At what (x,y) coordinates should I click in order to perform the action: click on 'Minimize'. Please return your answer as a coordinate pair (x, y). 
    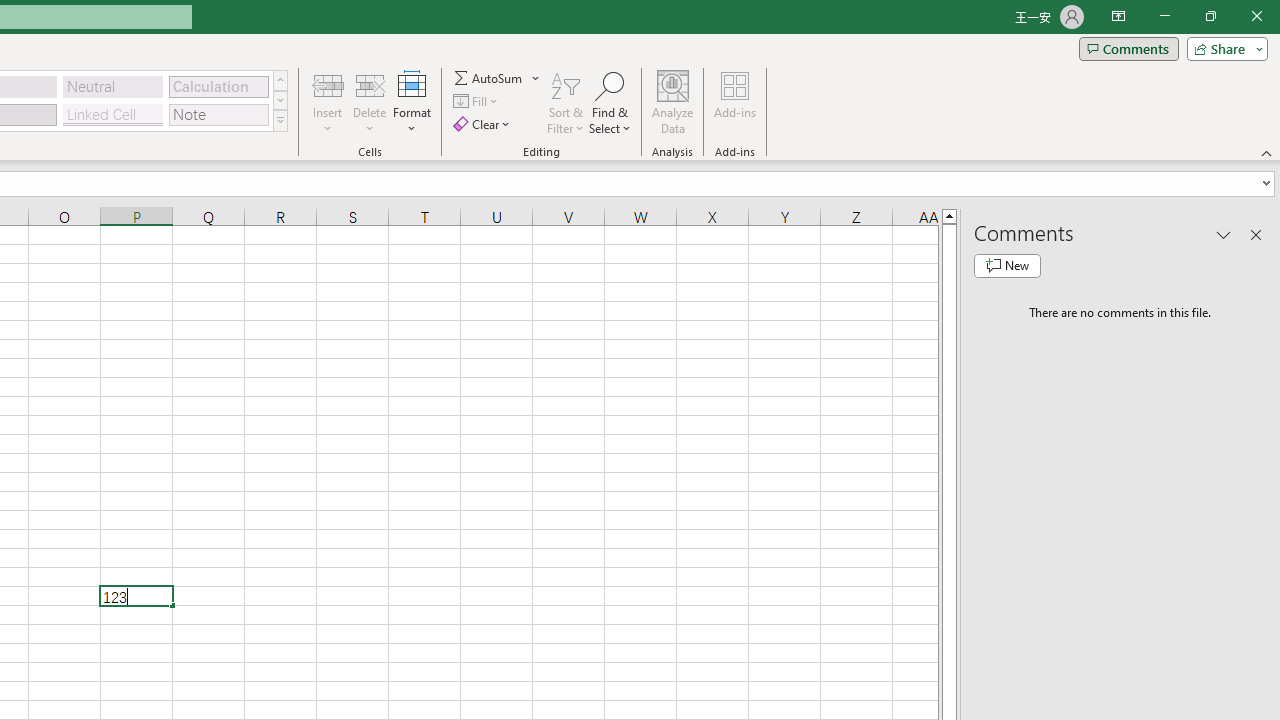
    Looking at the image, I should click on (1164, 16).